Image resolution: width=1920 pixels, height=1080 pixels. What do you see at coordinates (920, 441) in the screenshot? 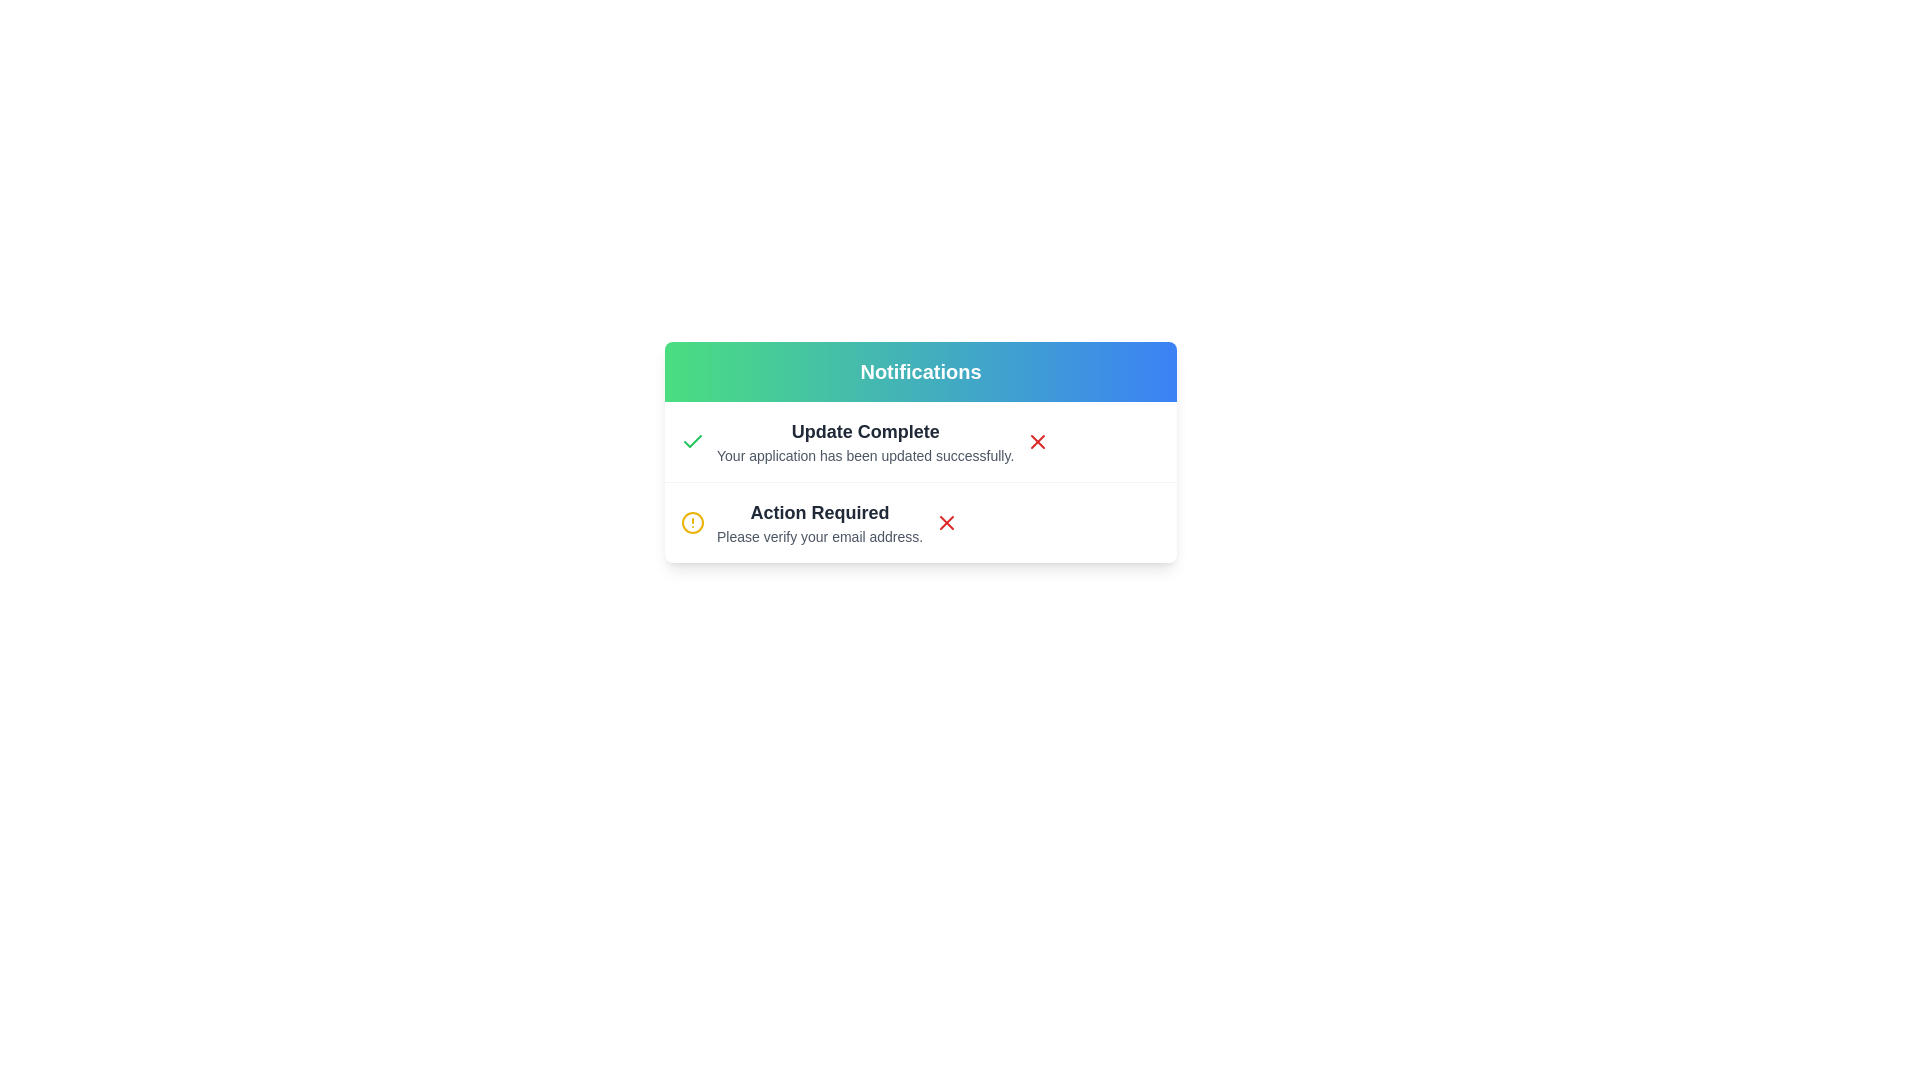
I see `success message from the Notification message that includes a checkmark icon and the text 'Update Complete' with subtitle 'Your application has been updated successfully.'` at bounding box center [920, 441].